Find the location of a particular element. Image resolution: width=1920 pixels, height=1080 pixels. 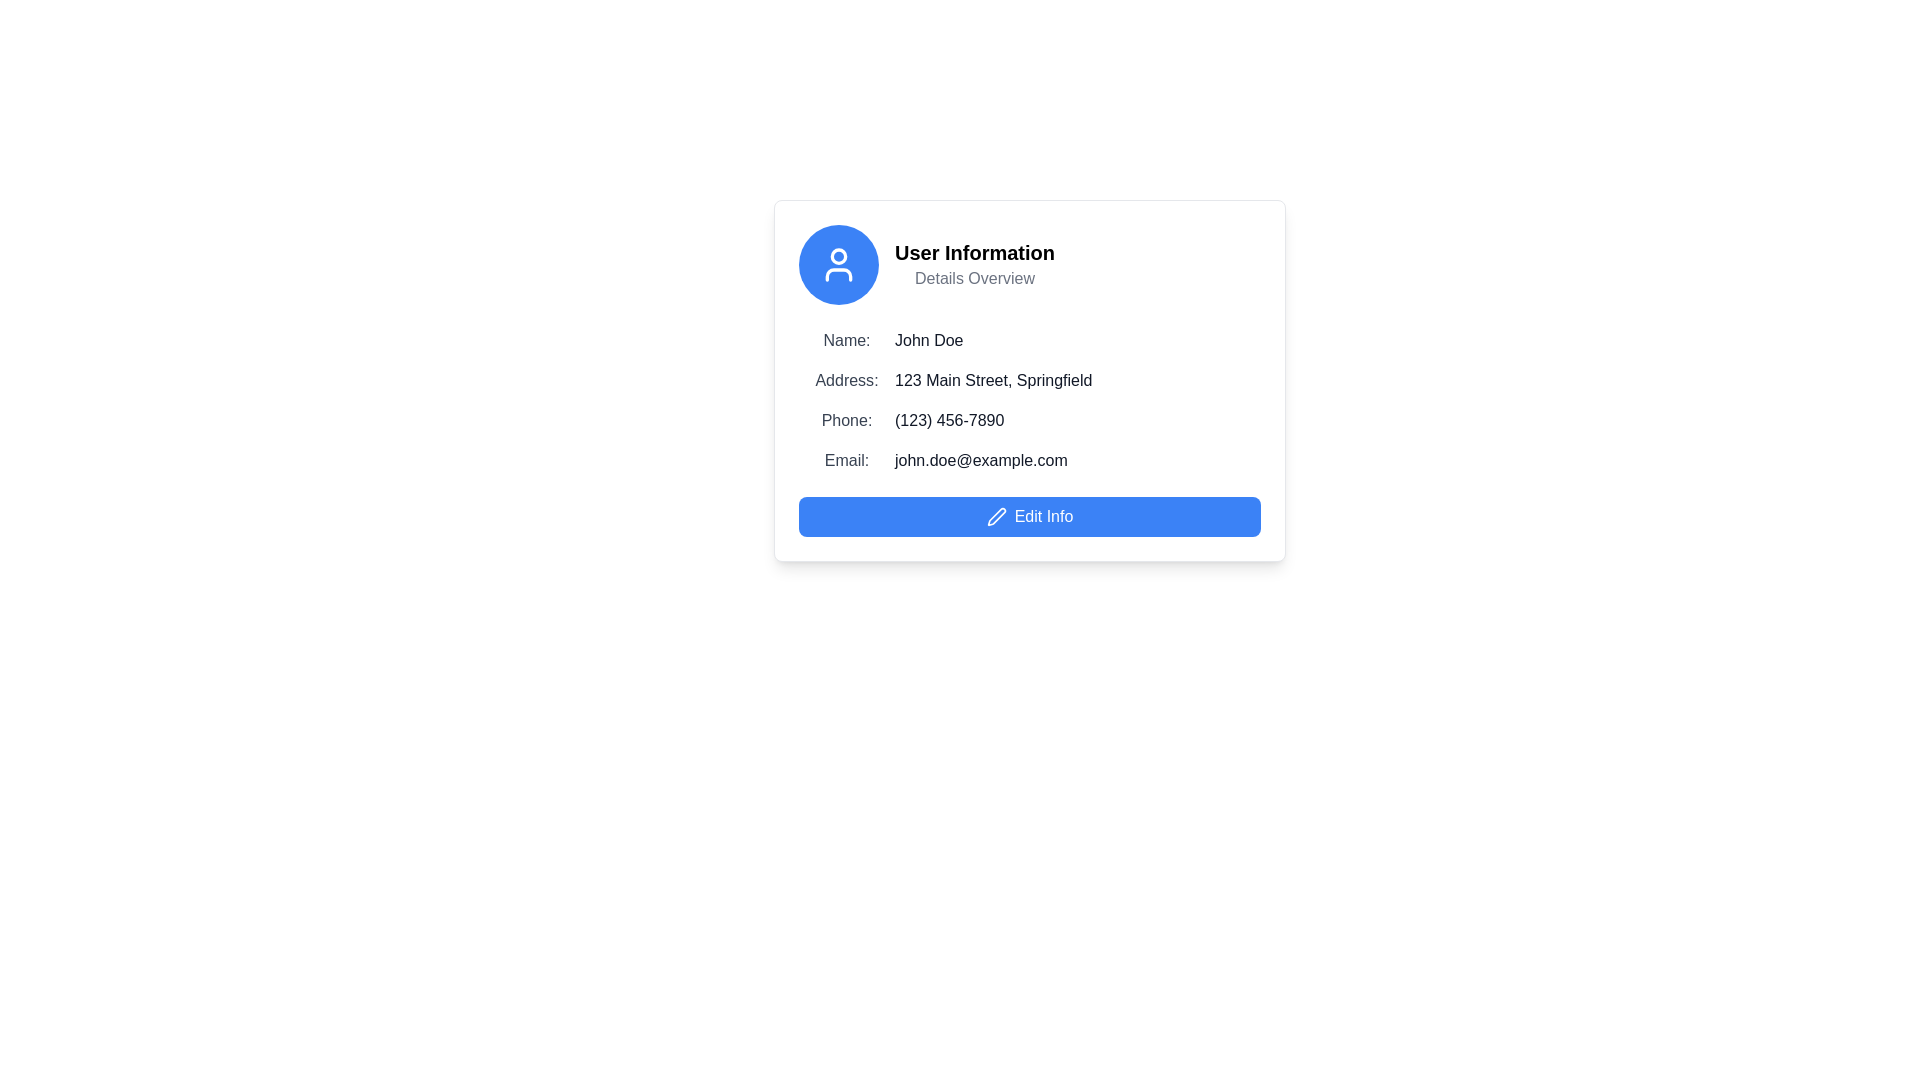

the pen-shaped icon located inside the 'Edit Info' button at the bottom center of the card for potential visual feedback is located at coordinates (996, 515).